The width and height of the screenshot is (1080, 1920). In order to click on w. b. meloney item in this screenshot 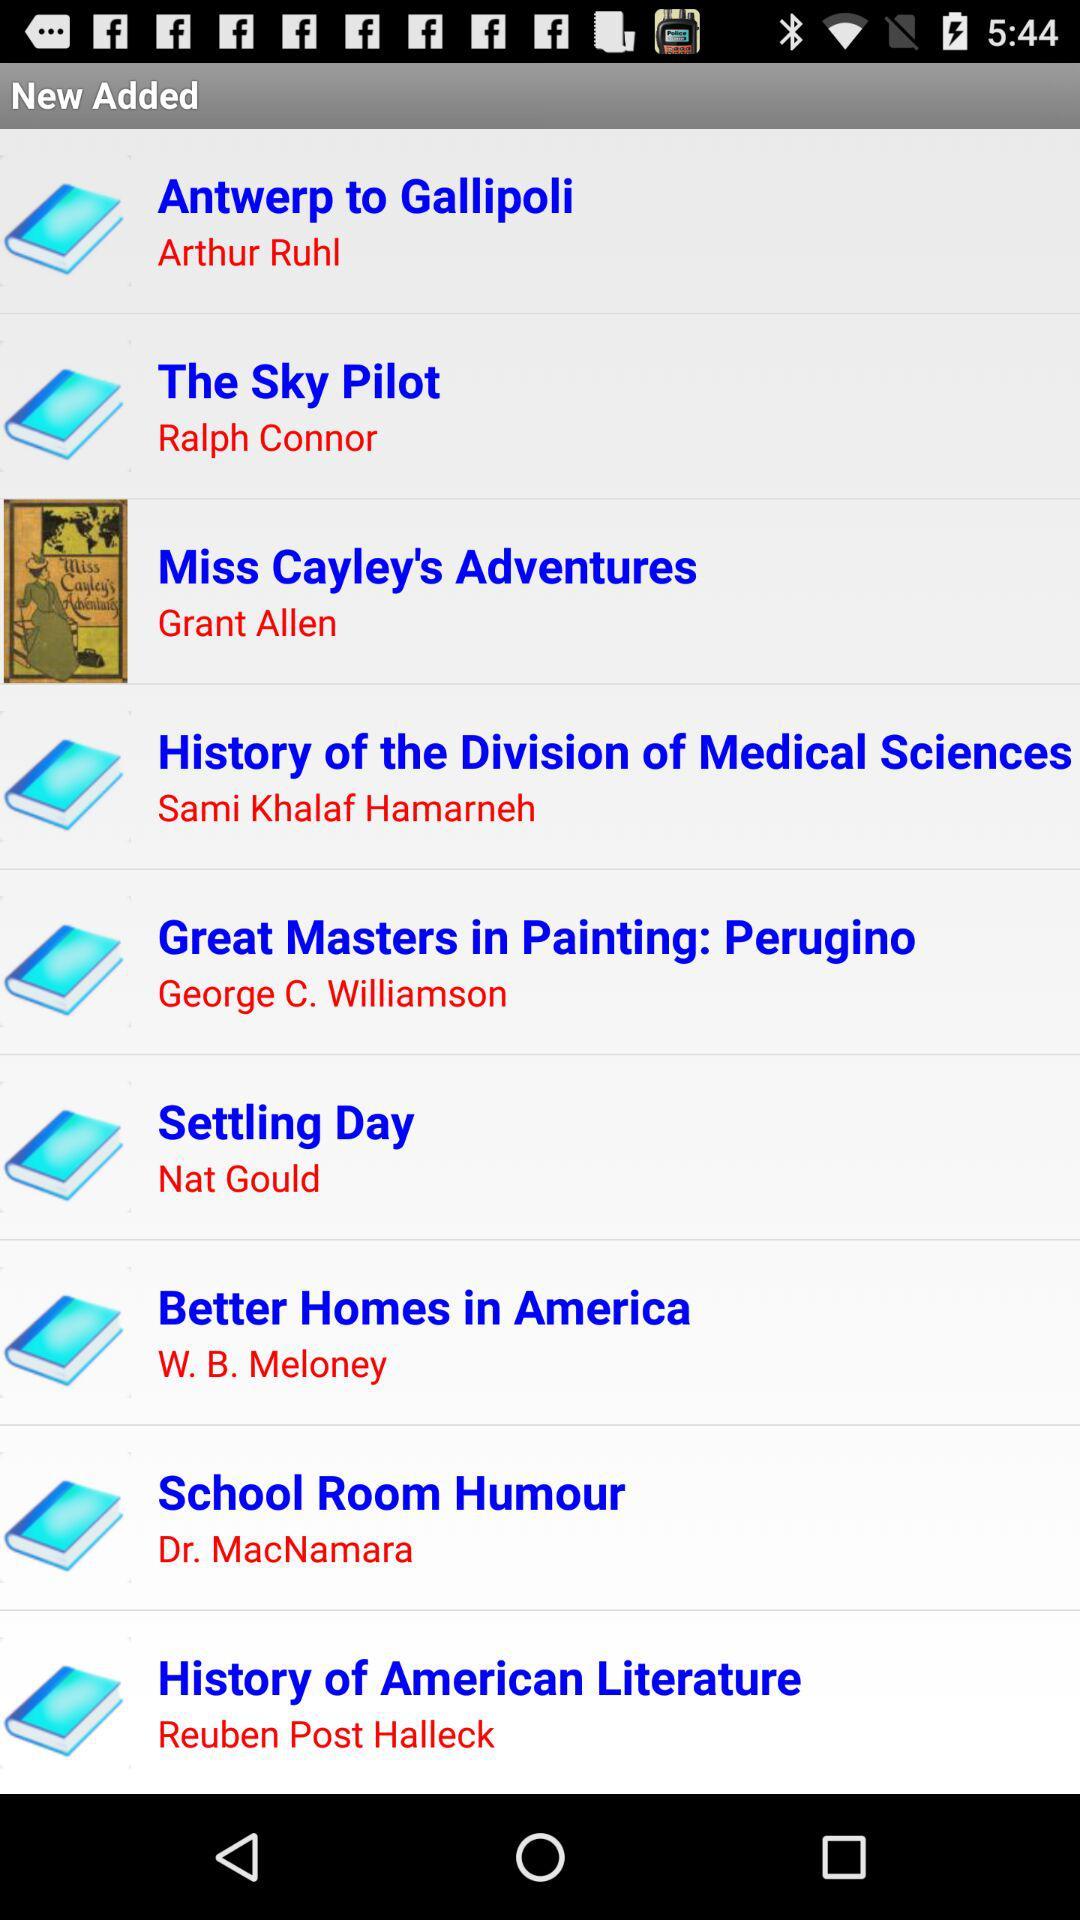, I will do `click(272, 1363)`.